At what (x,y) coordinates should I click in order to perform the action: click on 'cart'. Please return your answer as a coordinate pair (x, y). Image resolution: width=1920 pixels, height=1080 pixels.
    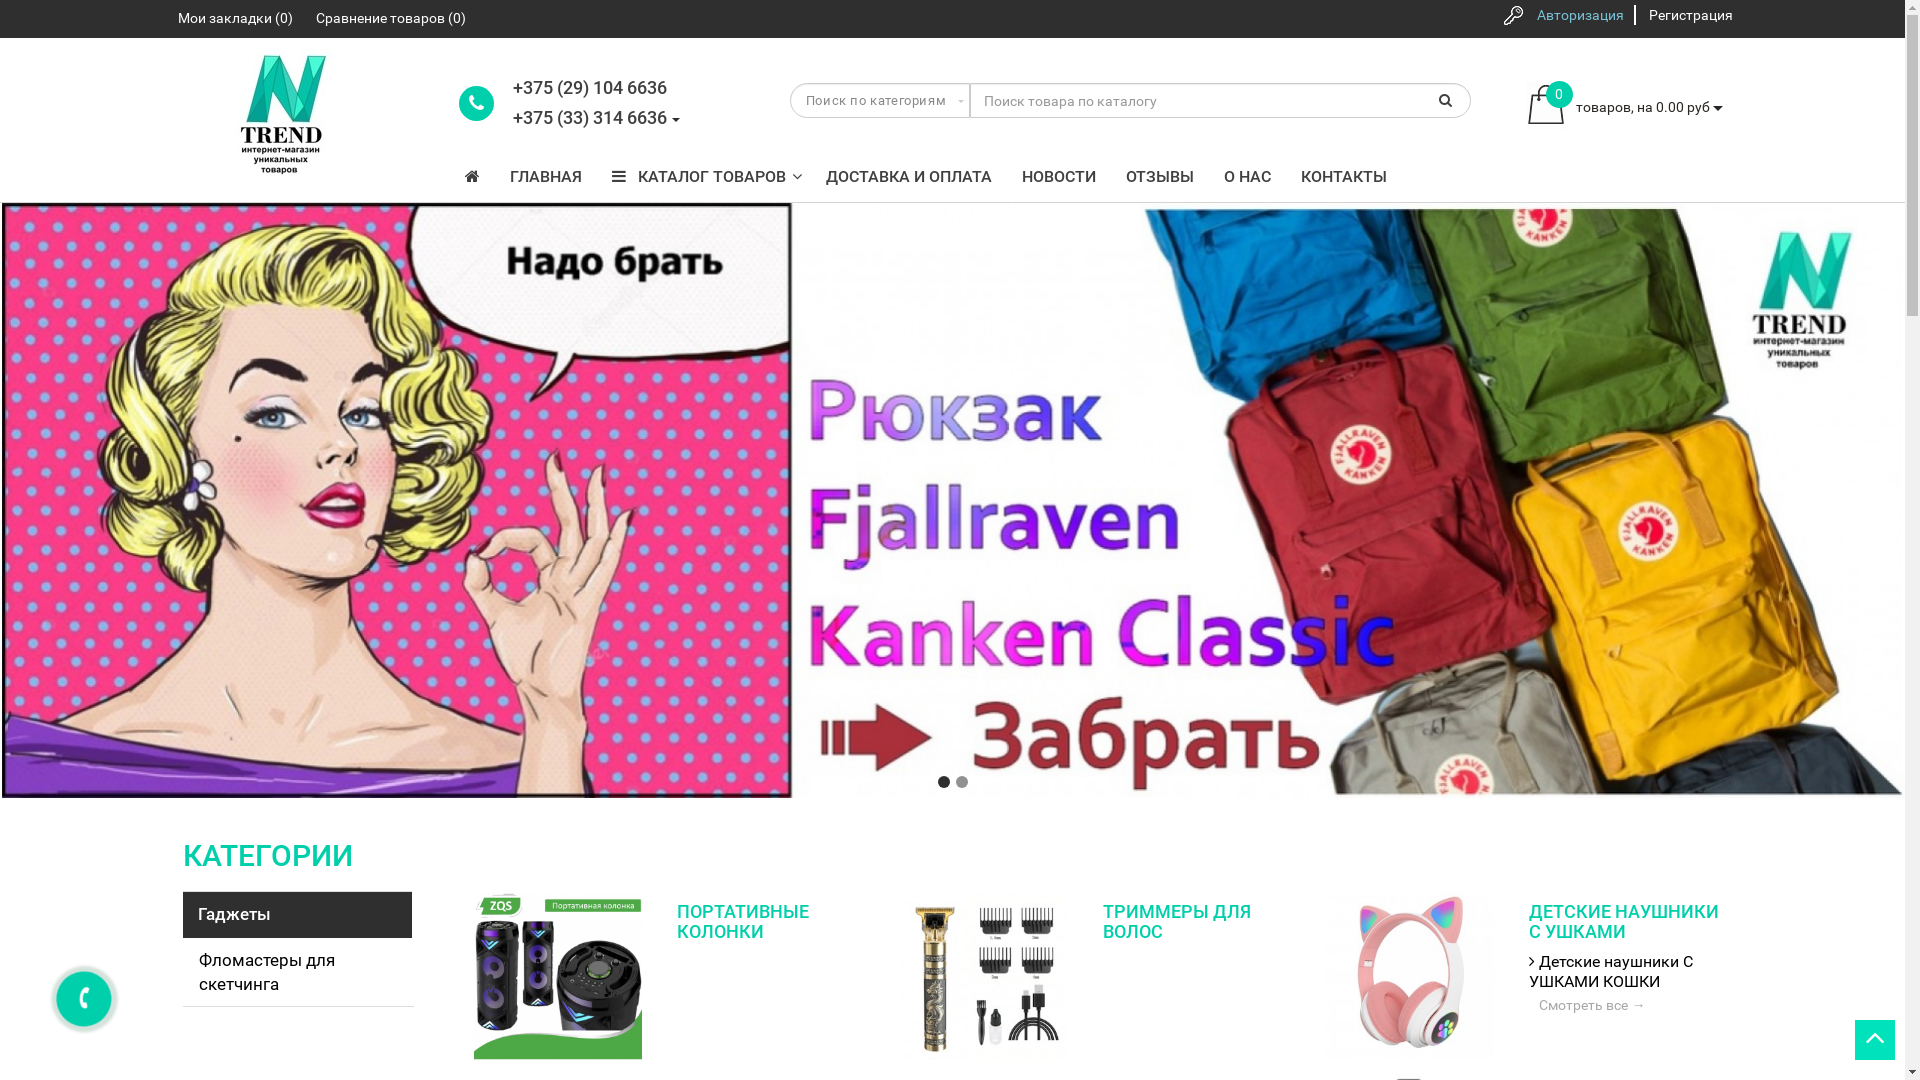
    Looking at the image, I should click on (1544, 105).